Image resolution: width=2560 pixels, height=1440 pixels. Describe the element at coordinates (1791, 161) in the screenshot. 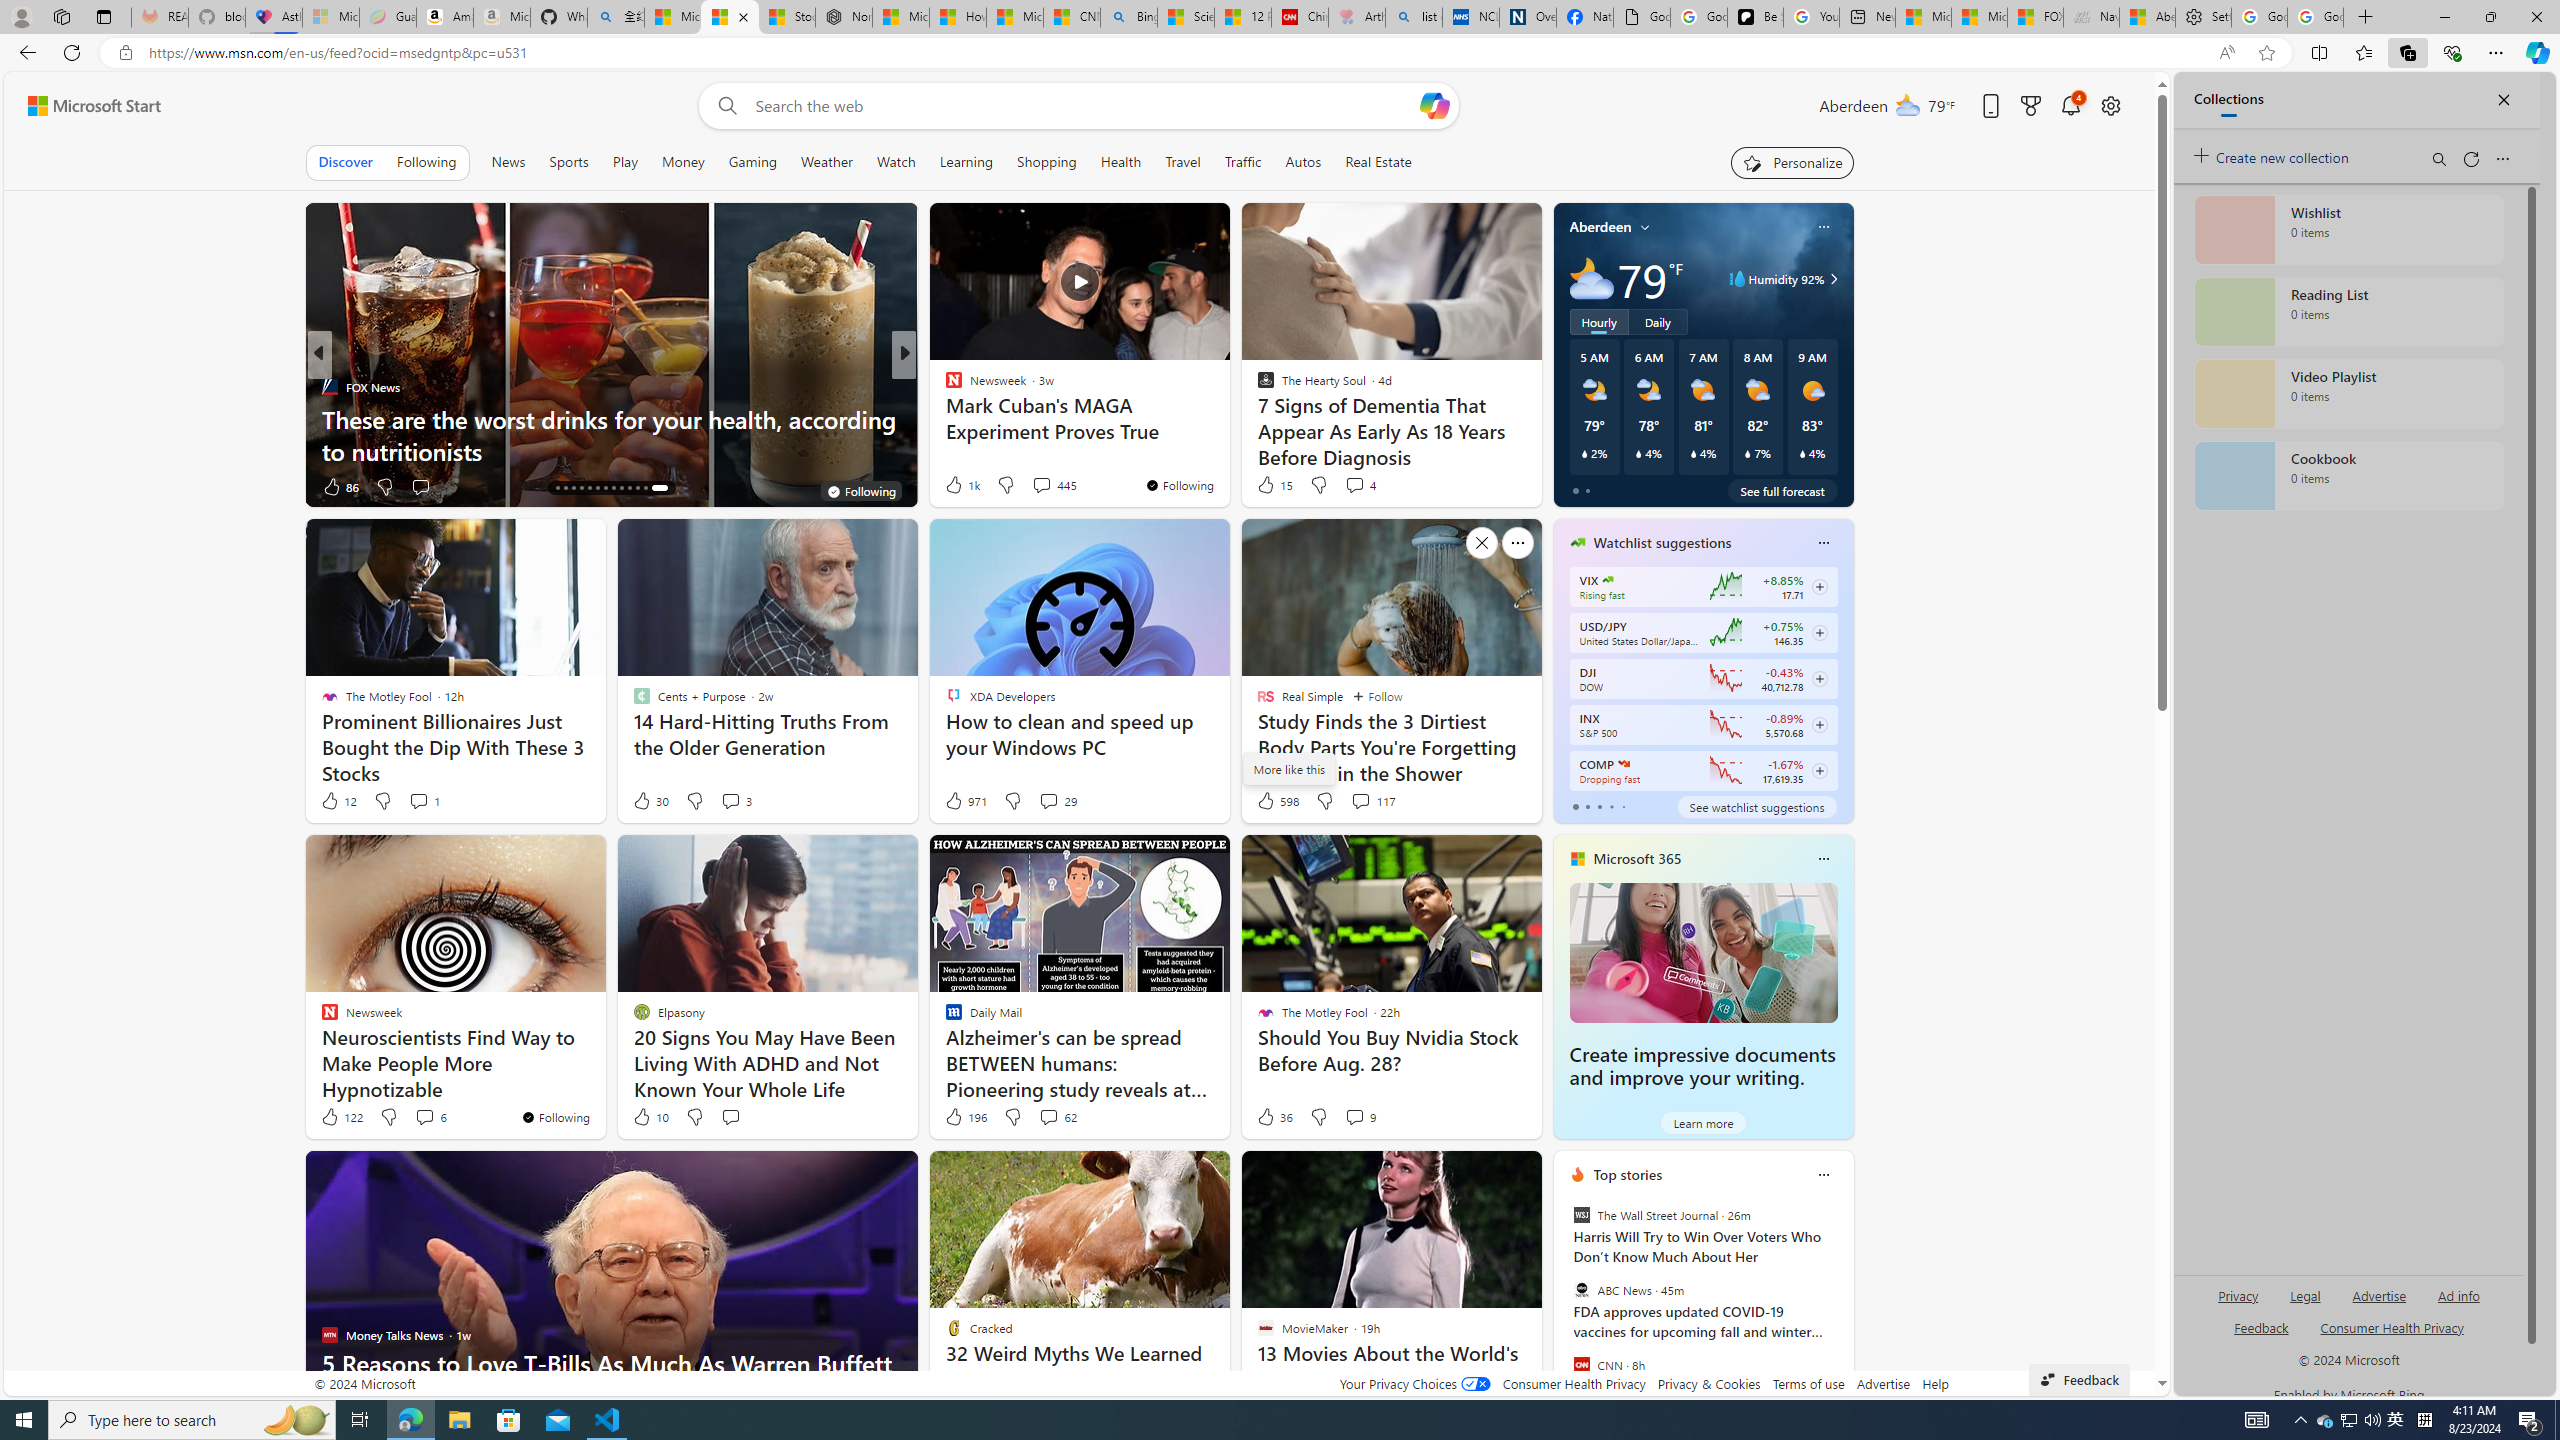

I see `'Personalize your feed"'` at that location.